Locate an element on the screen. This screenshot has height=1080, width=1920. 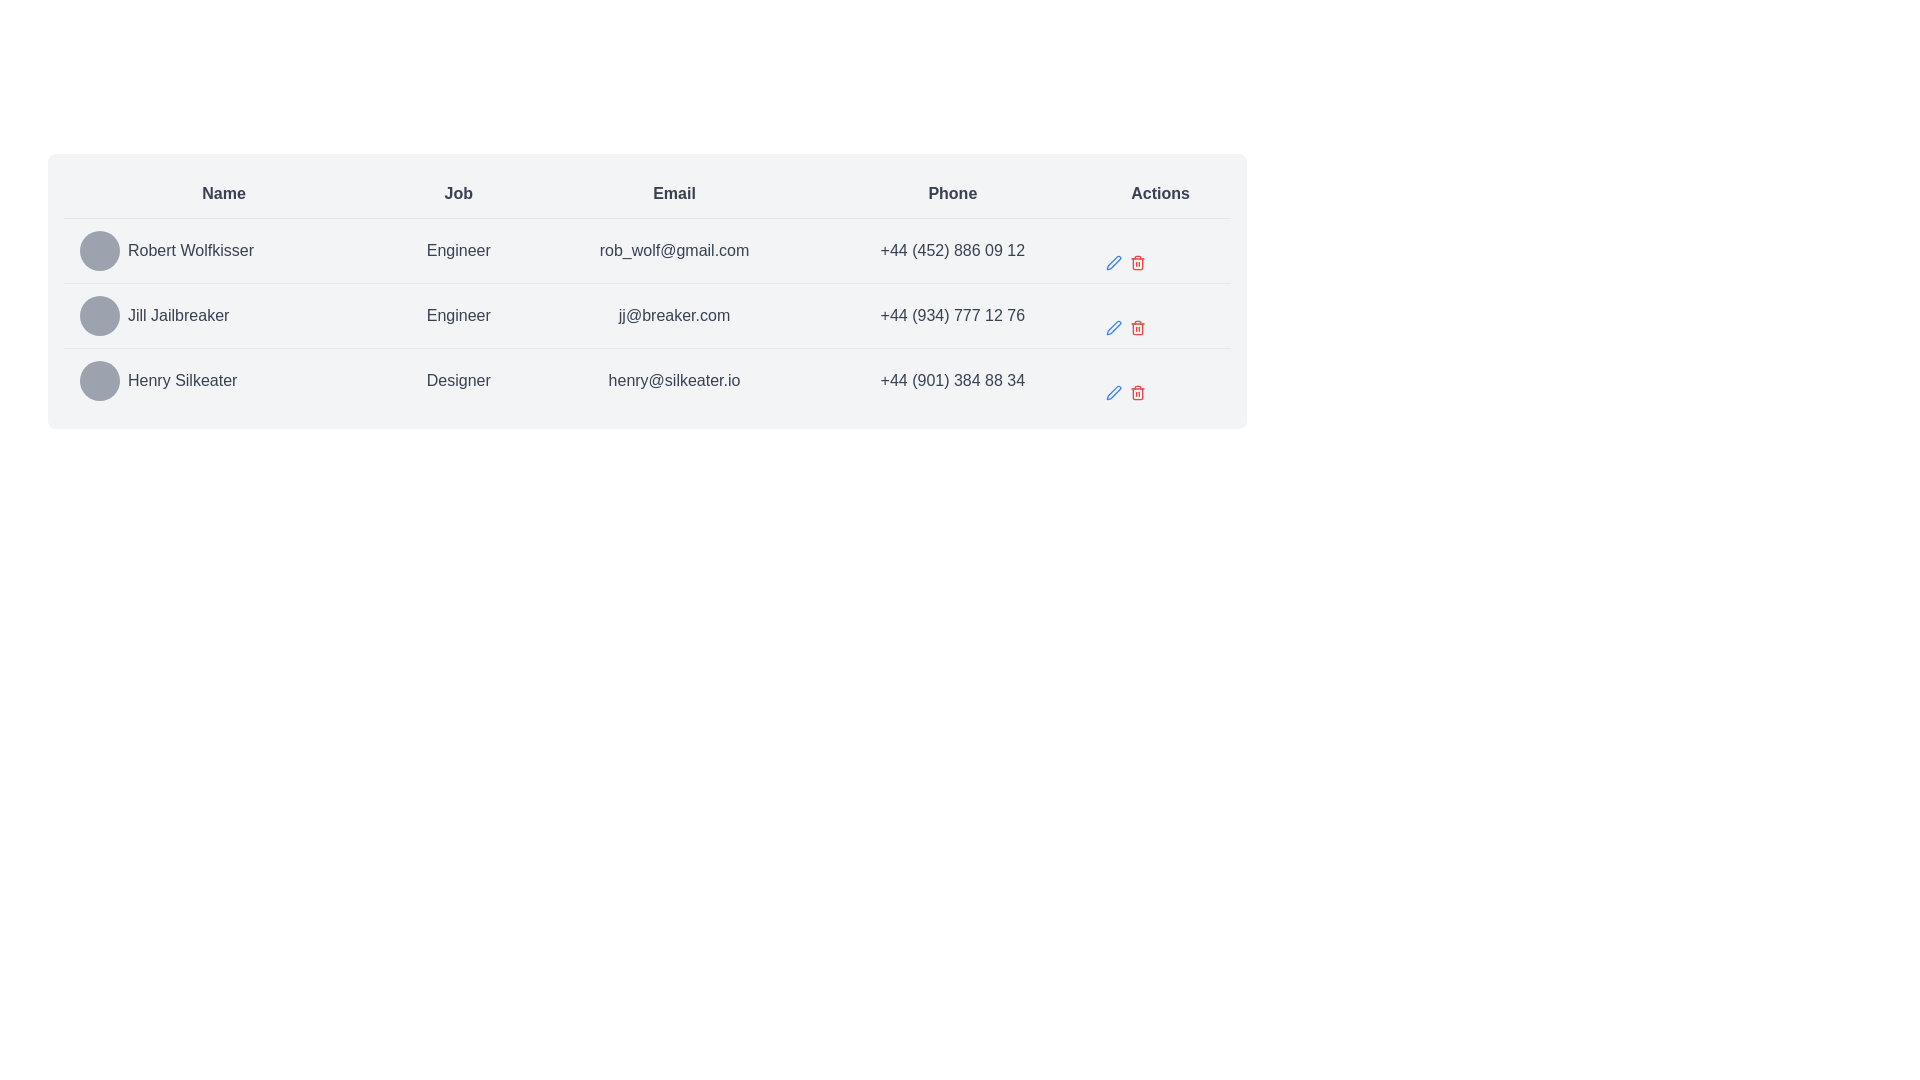
the second row of the table displaying contact and role information for Jill Jailbreaker is located at coordinates (647, 315).